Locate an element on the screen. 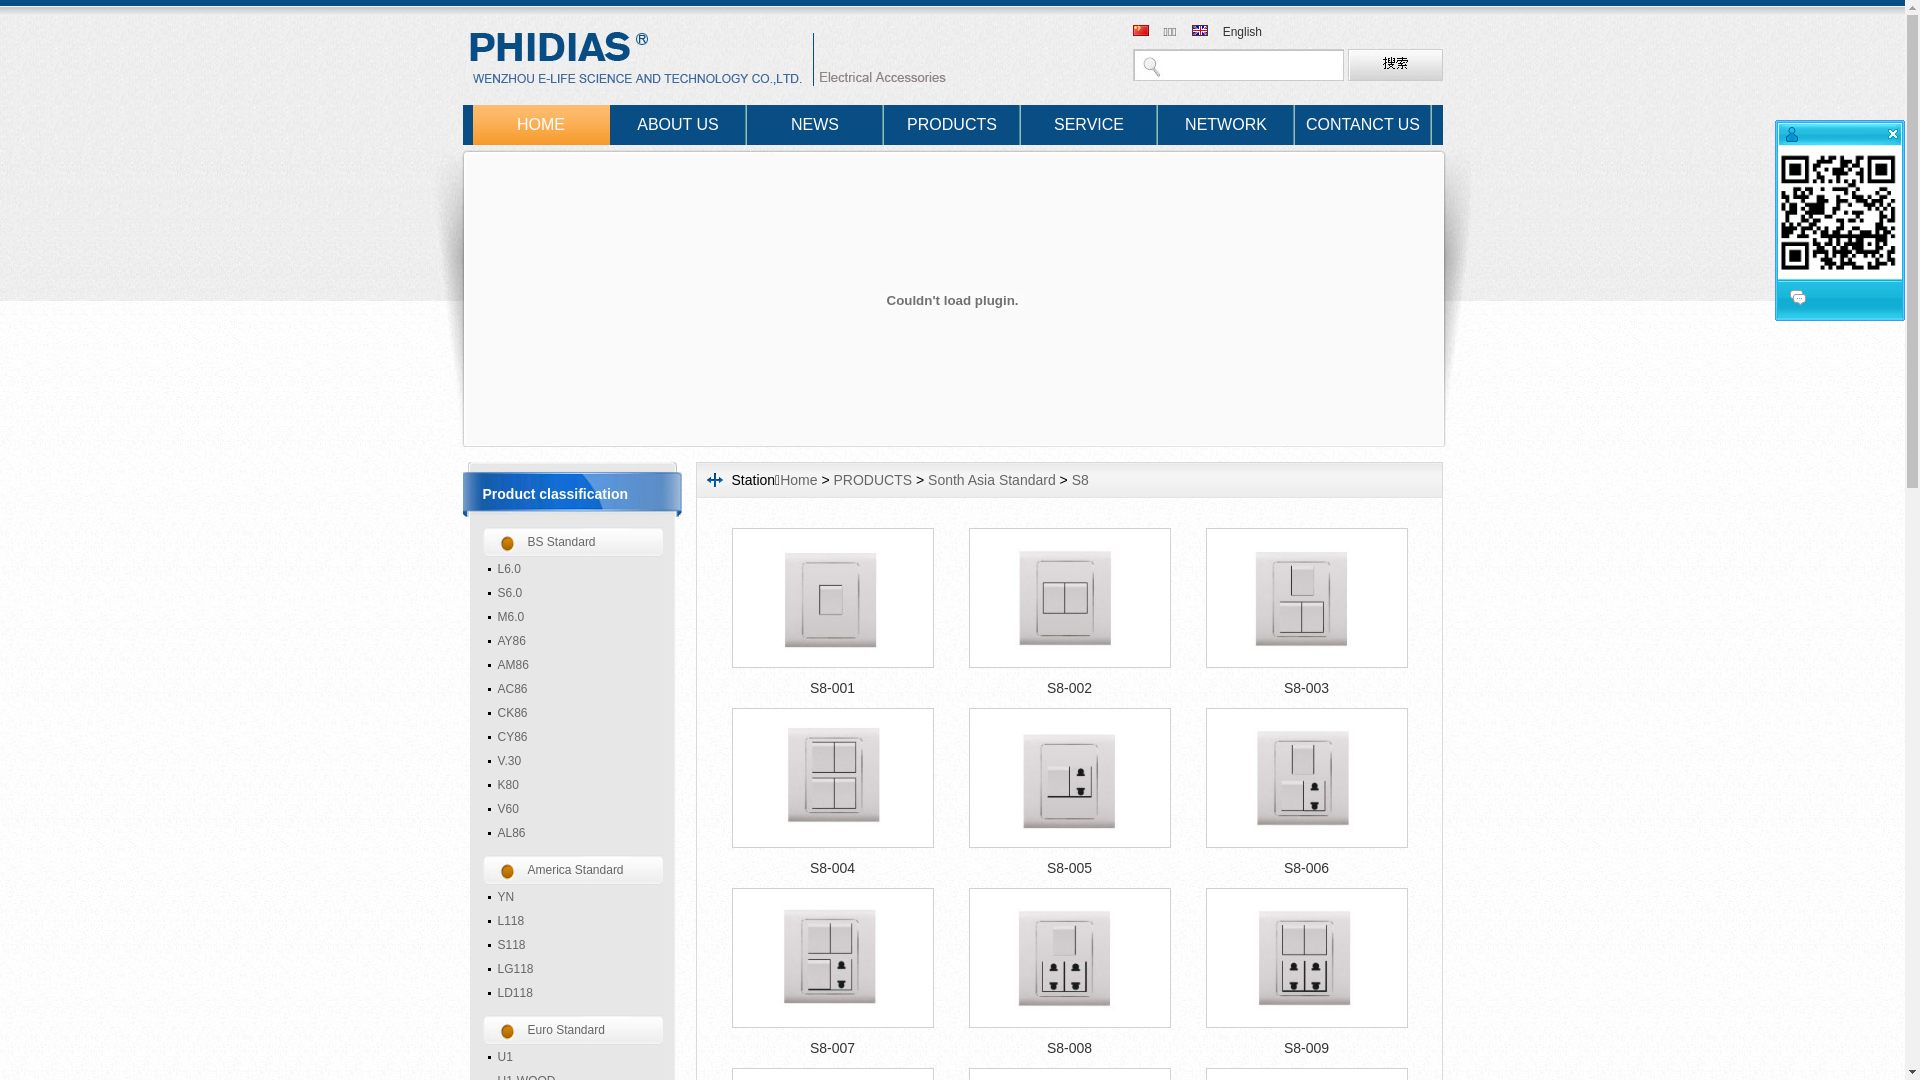 Image resolution: width=1920 pixels, height=1080 pixels. 'L6.0' is located at coordinates (460, 569).